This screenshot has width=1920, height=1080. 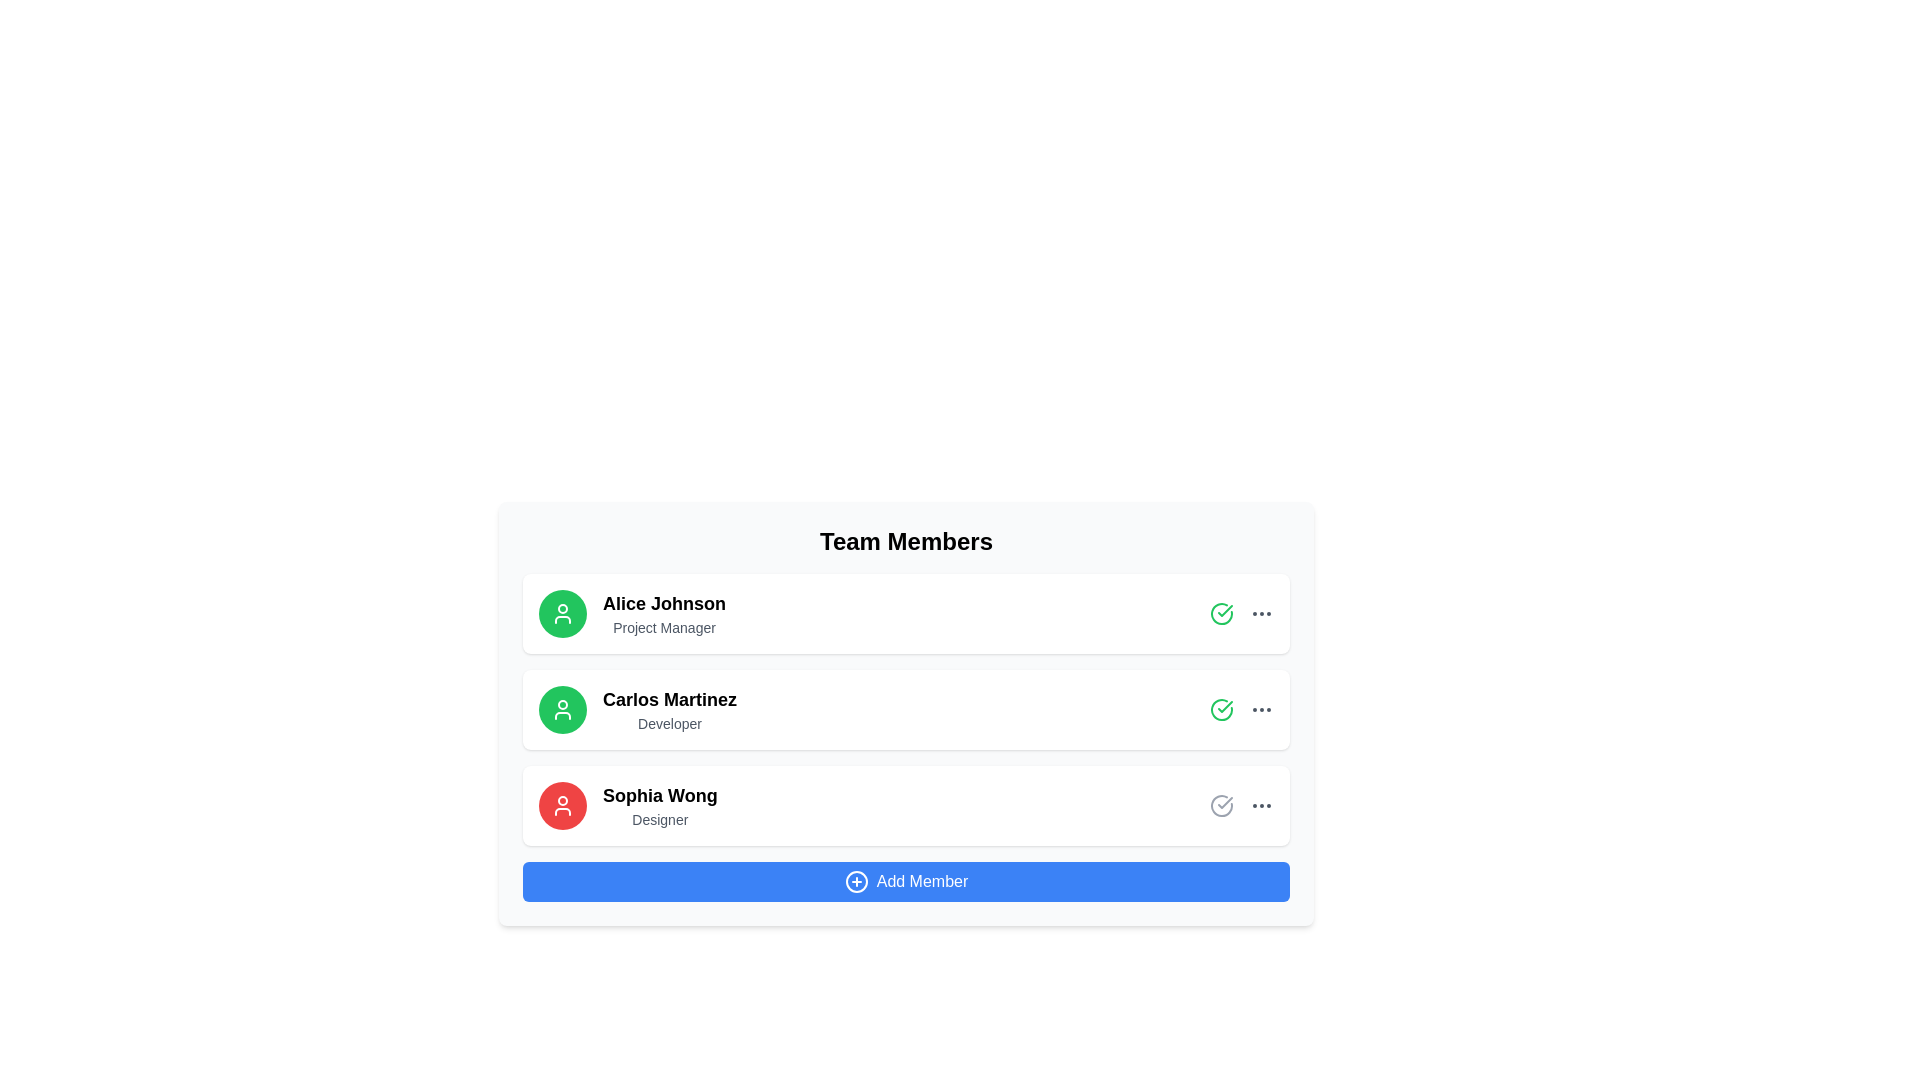 What do you see at coordinates (1261, 805) in the screenshot?
I see `the horizontal ellipsis icon consisting of three dots aligned horizontally located at the end of the 'Team Members' section` at bounding box center [1261, 805].